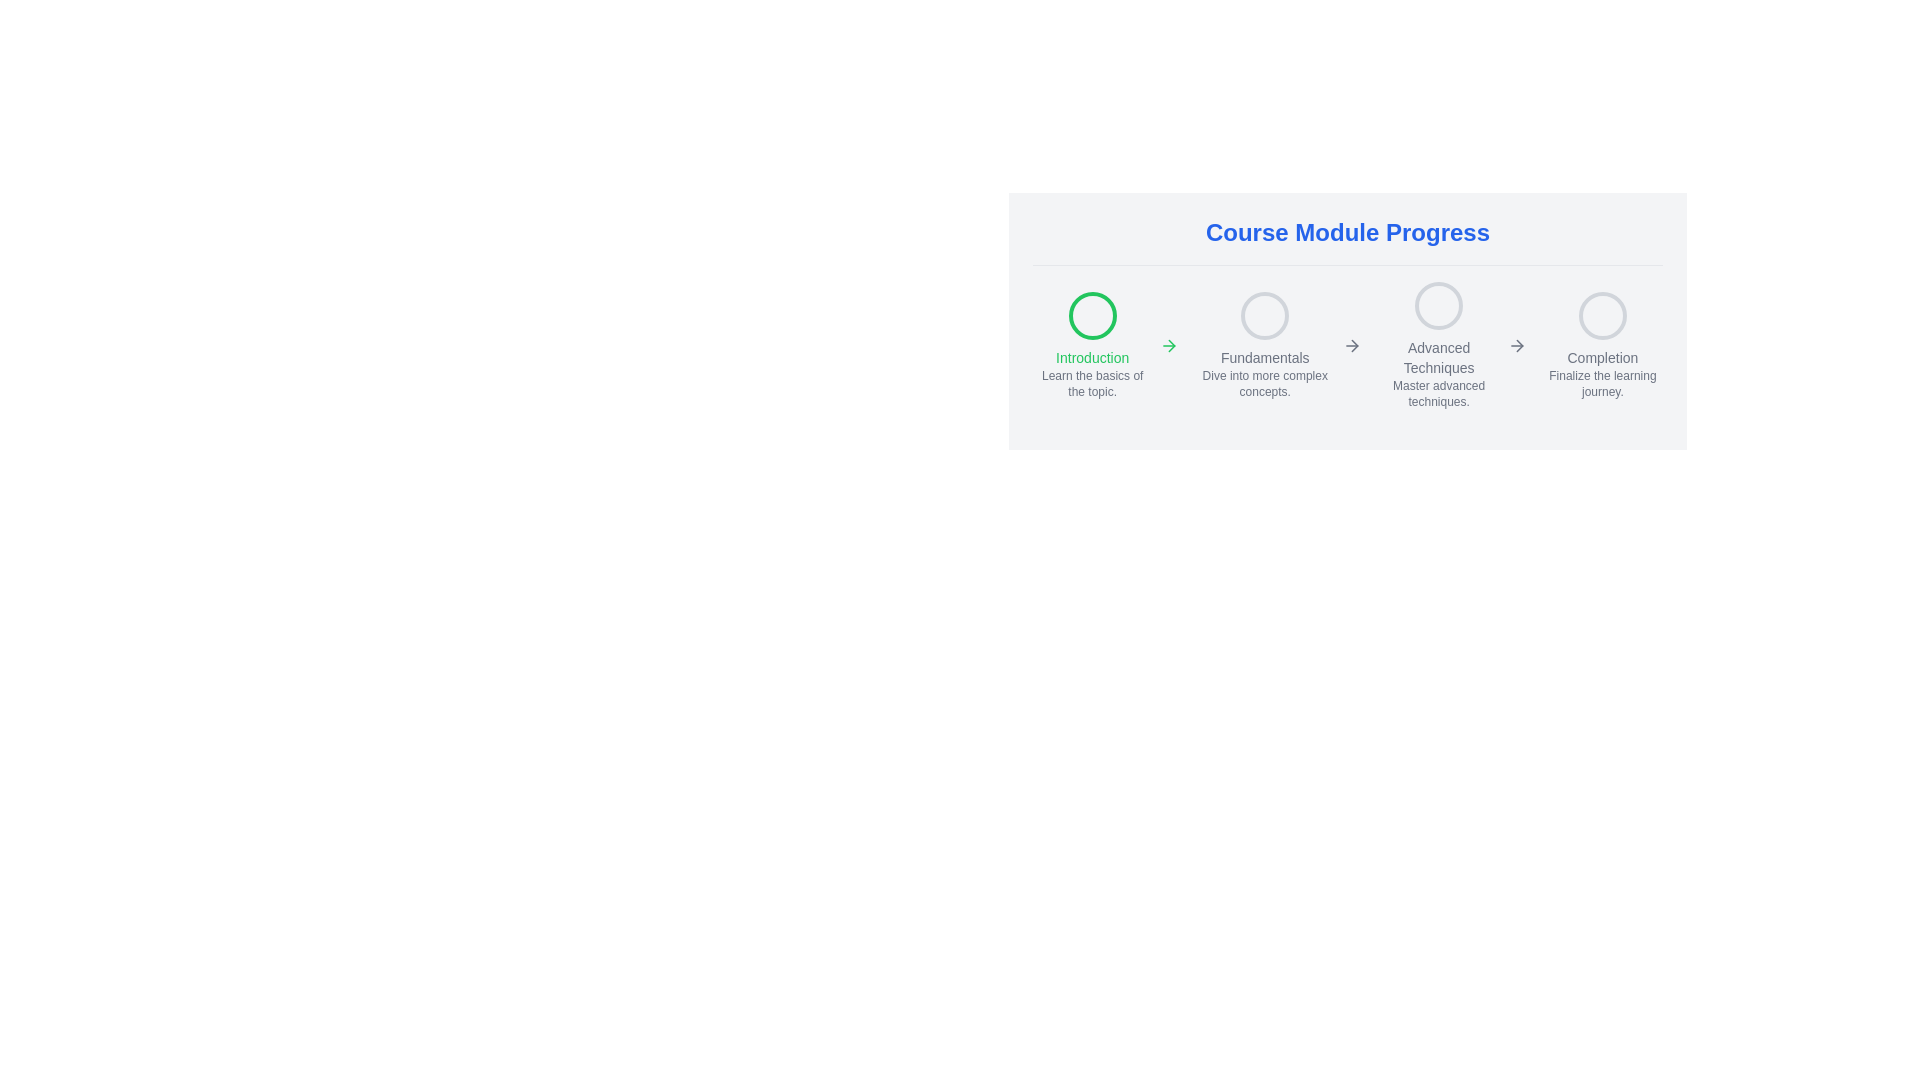 This screenshot has width=1920, height=1080. What do you see at coordinates (1264, 384) in the screenshot?
I see `descriptive text located below the 'Fundamentals' label in the progress tracker layout` at bounding box center [1264, 384].